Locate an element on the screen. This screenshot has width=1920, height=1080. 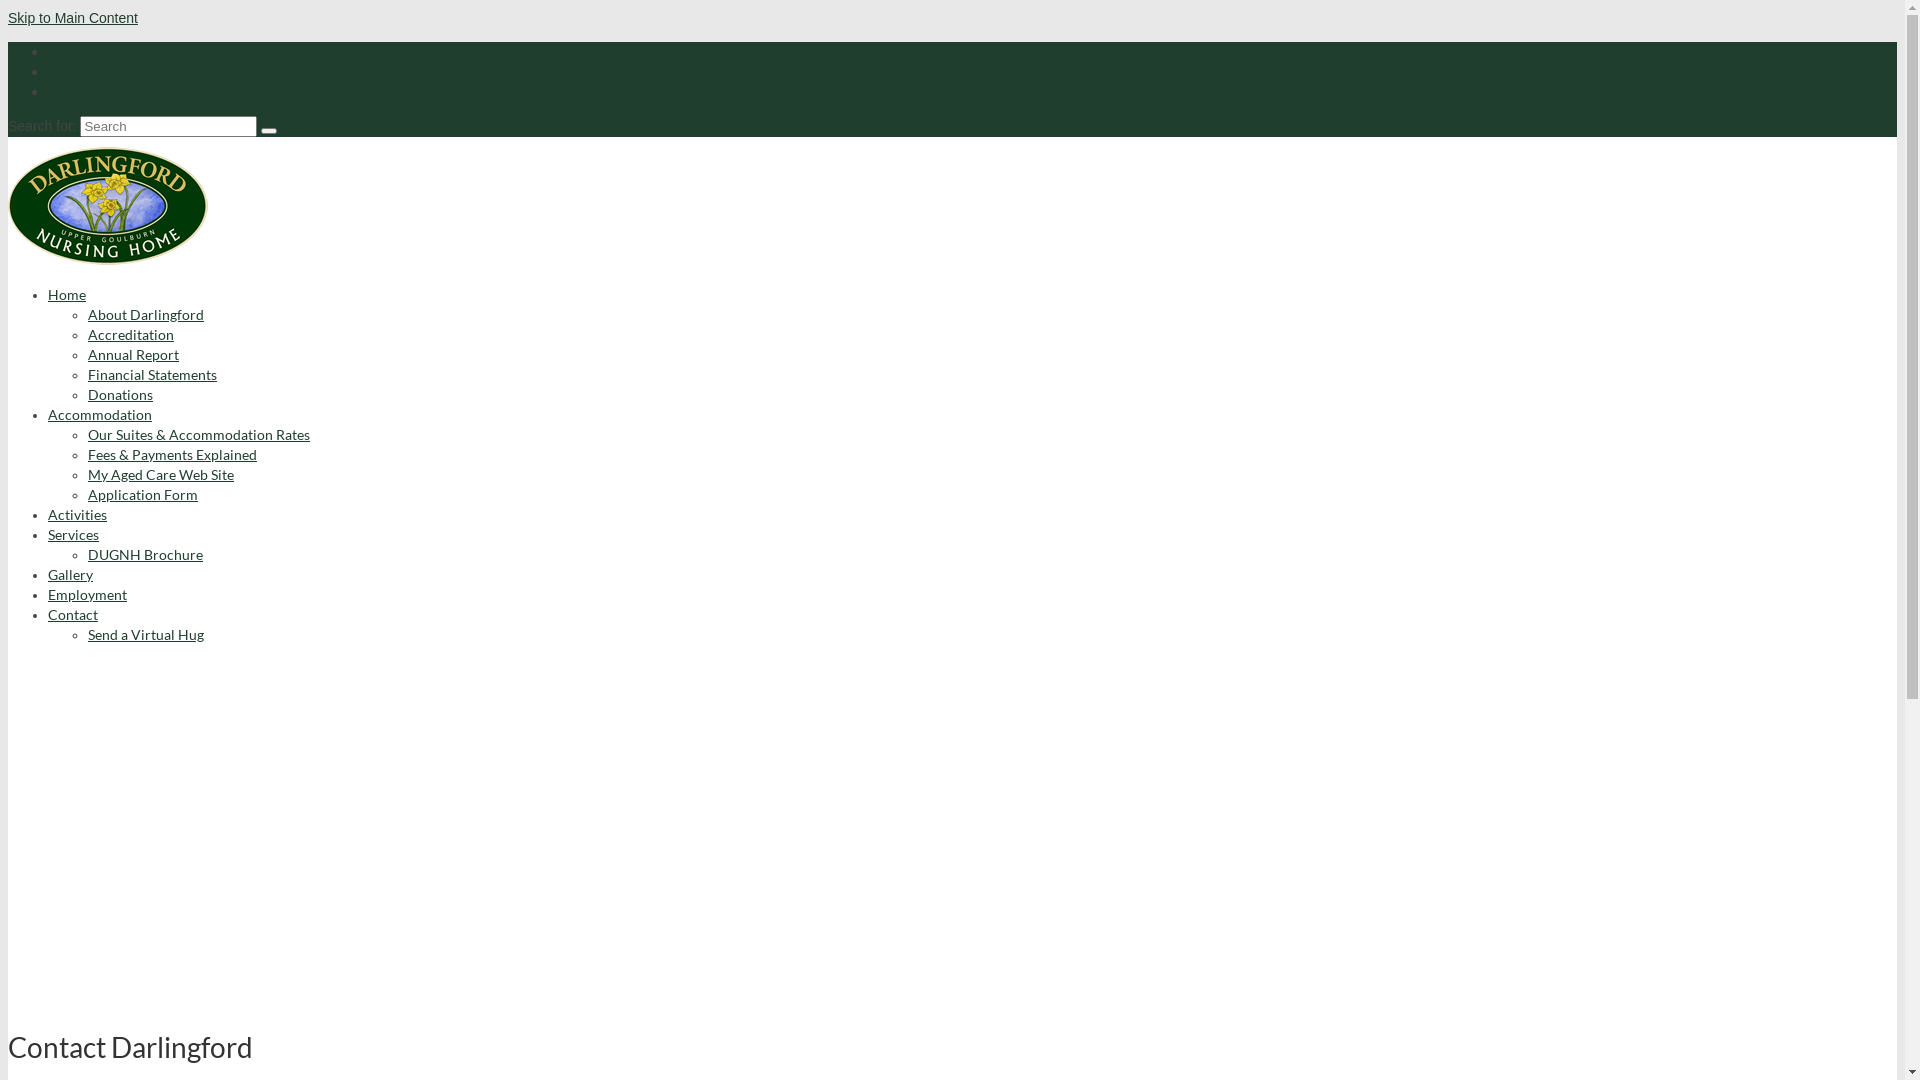
'Skip to Main Content' is located at coordinates (72, 18).